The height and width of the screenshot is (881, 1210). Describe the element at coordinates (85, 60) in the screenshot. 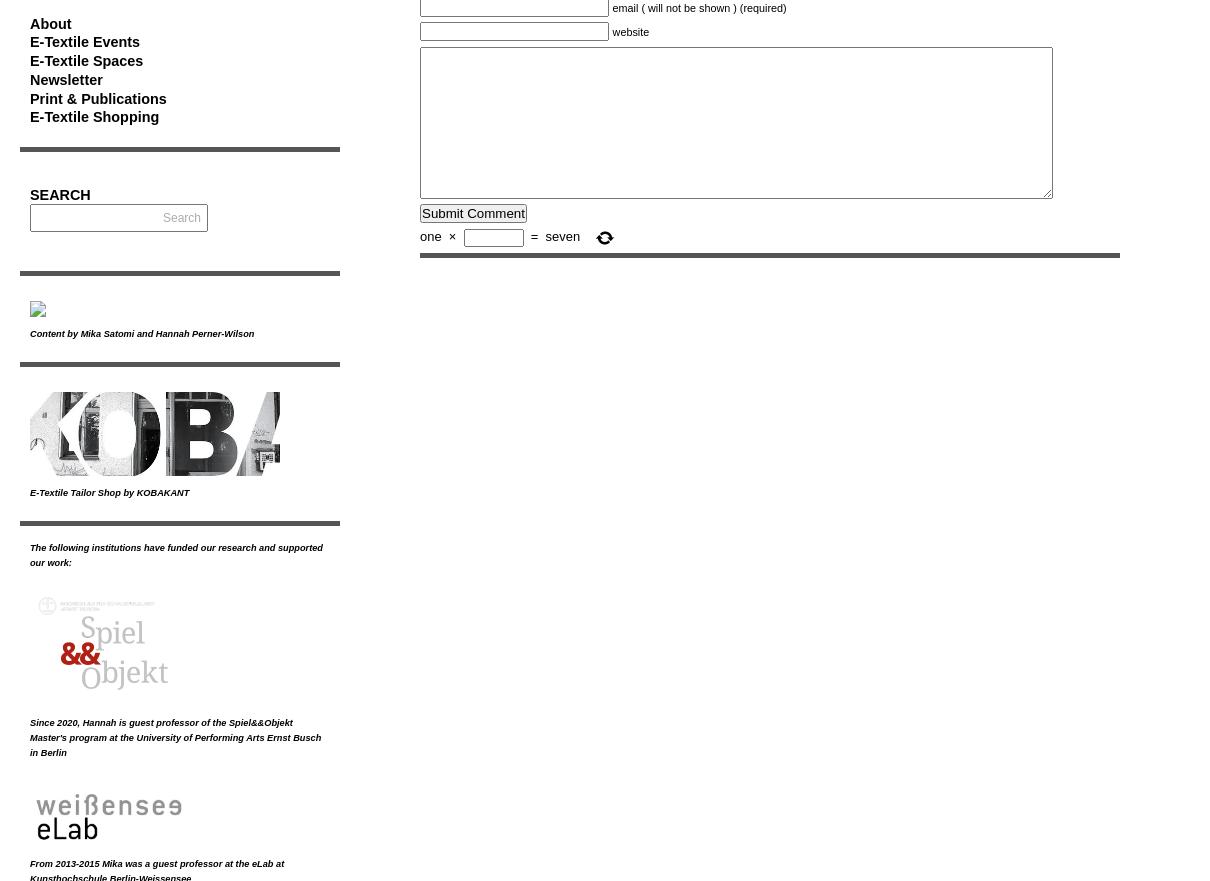

I see `'E-Textile Spaces'` at that location.